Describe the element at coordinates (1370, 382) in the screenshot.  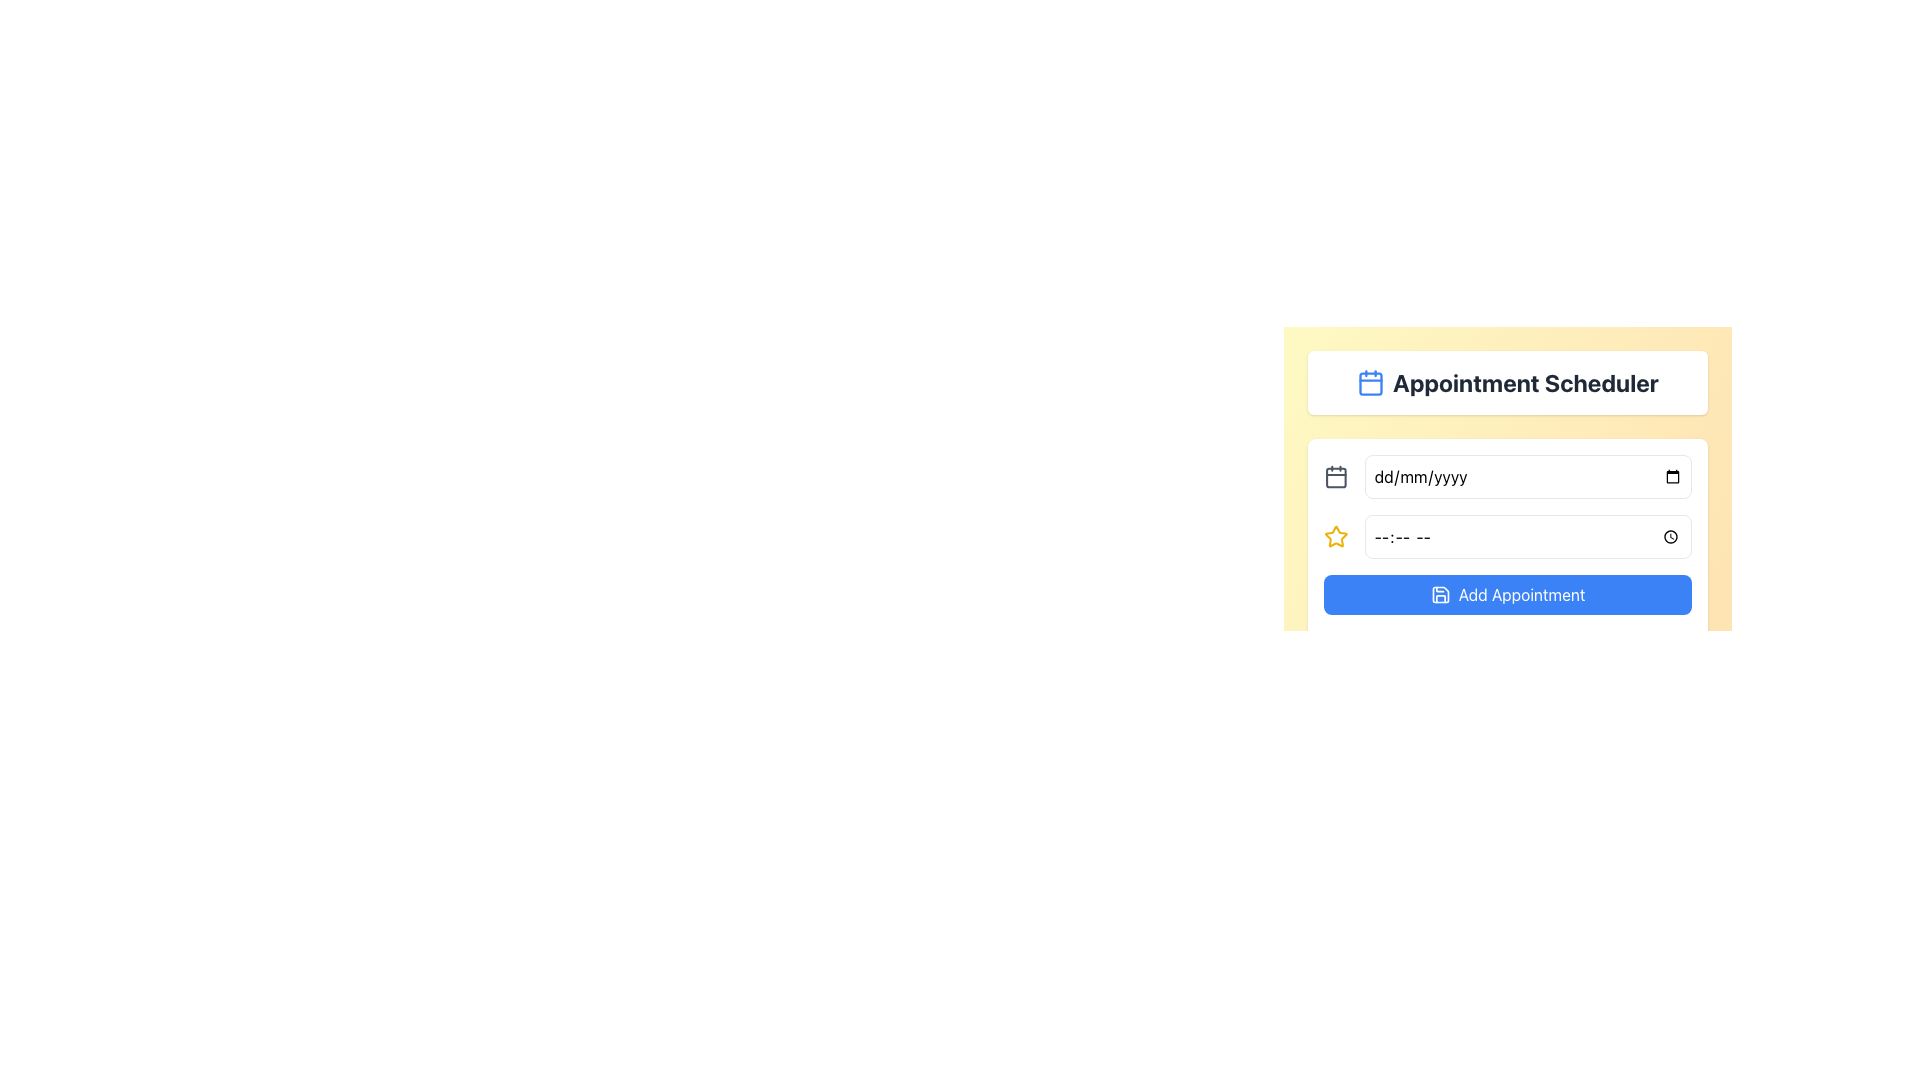
I see `the blue calendar icon located to the left of the 'Appointment Scheduler' text, which features a rectangular body and two lines at the top` at that location.